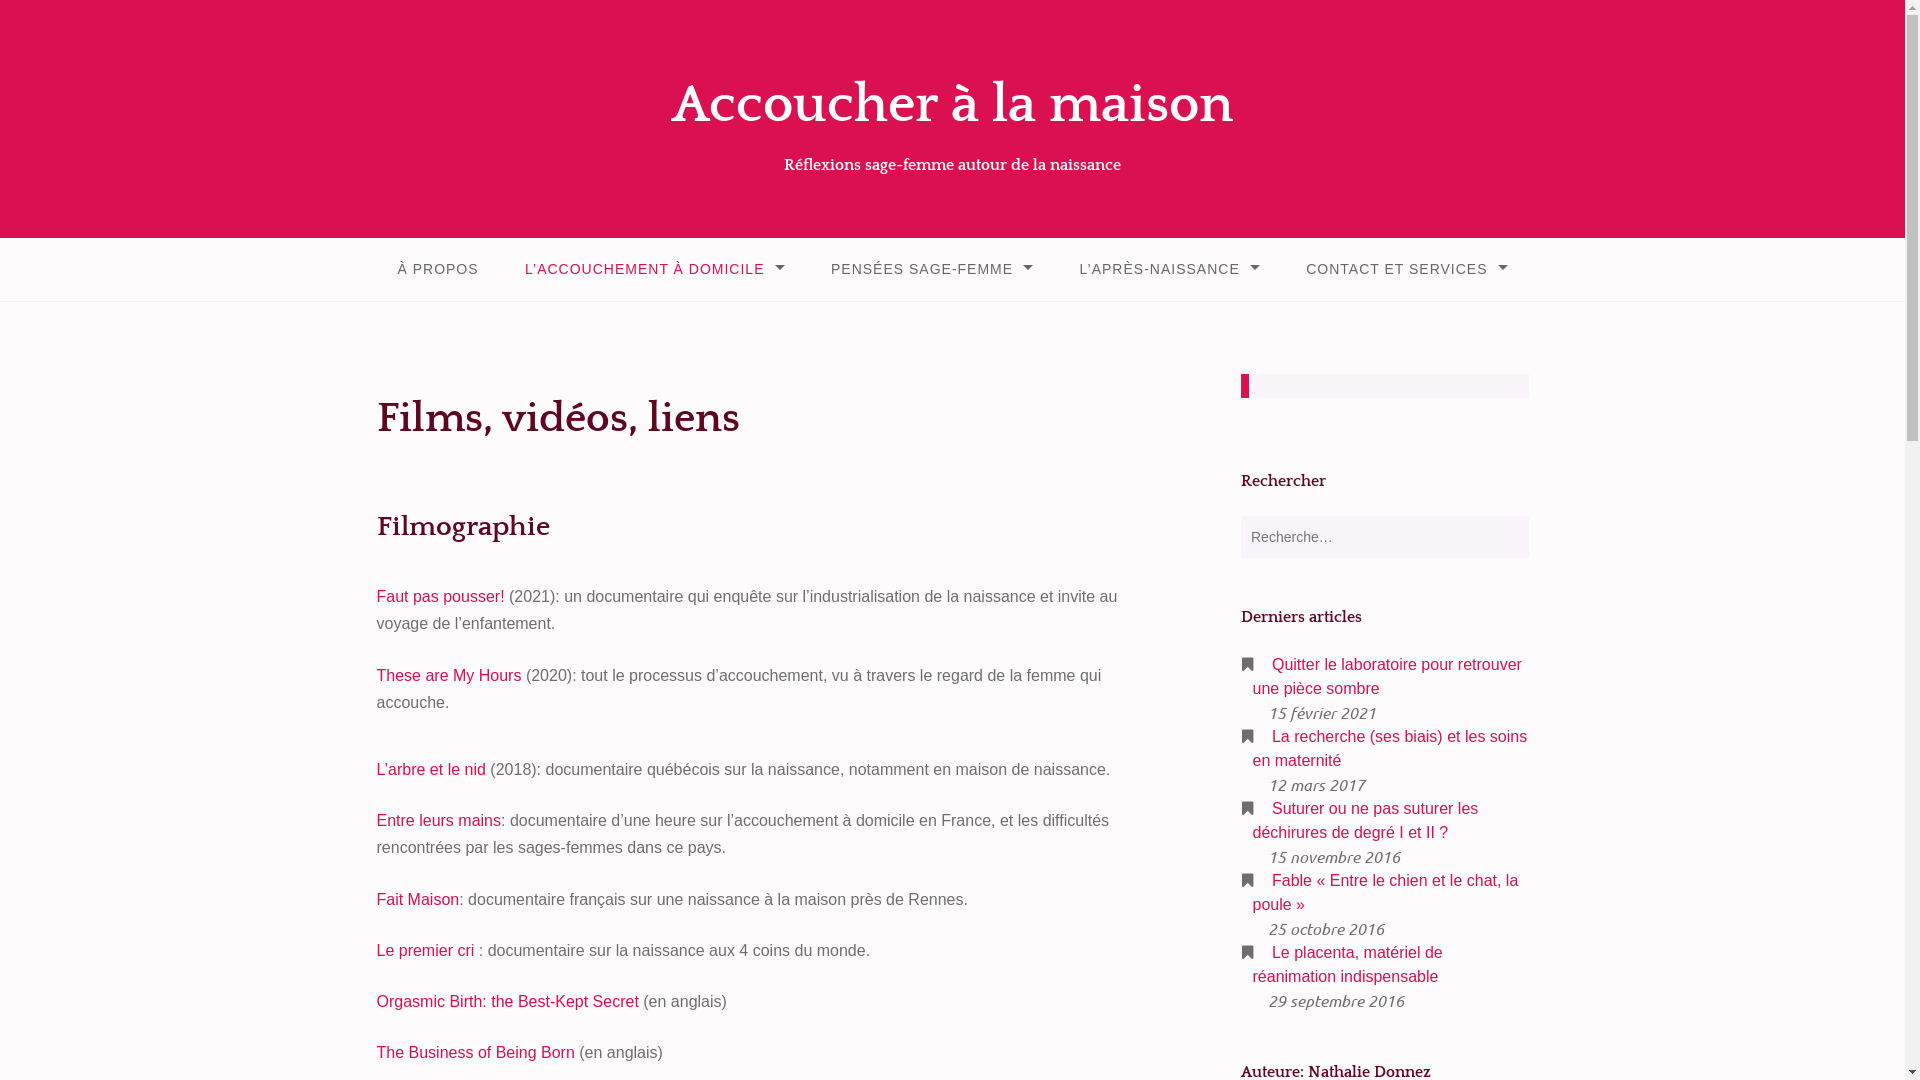  I want to click on 'Entre leurs mains', so click(437, 820).